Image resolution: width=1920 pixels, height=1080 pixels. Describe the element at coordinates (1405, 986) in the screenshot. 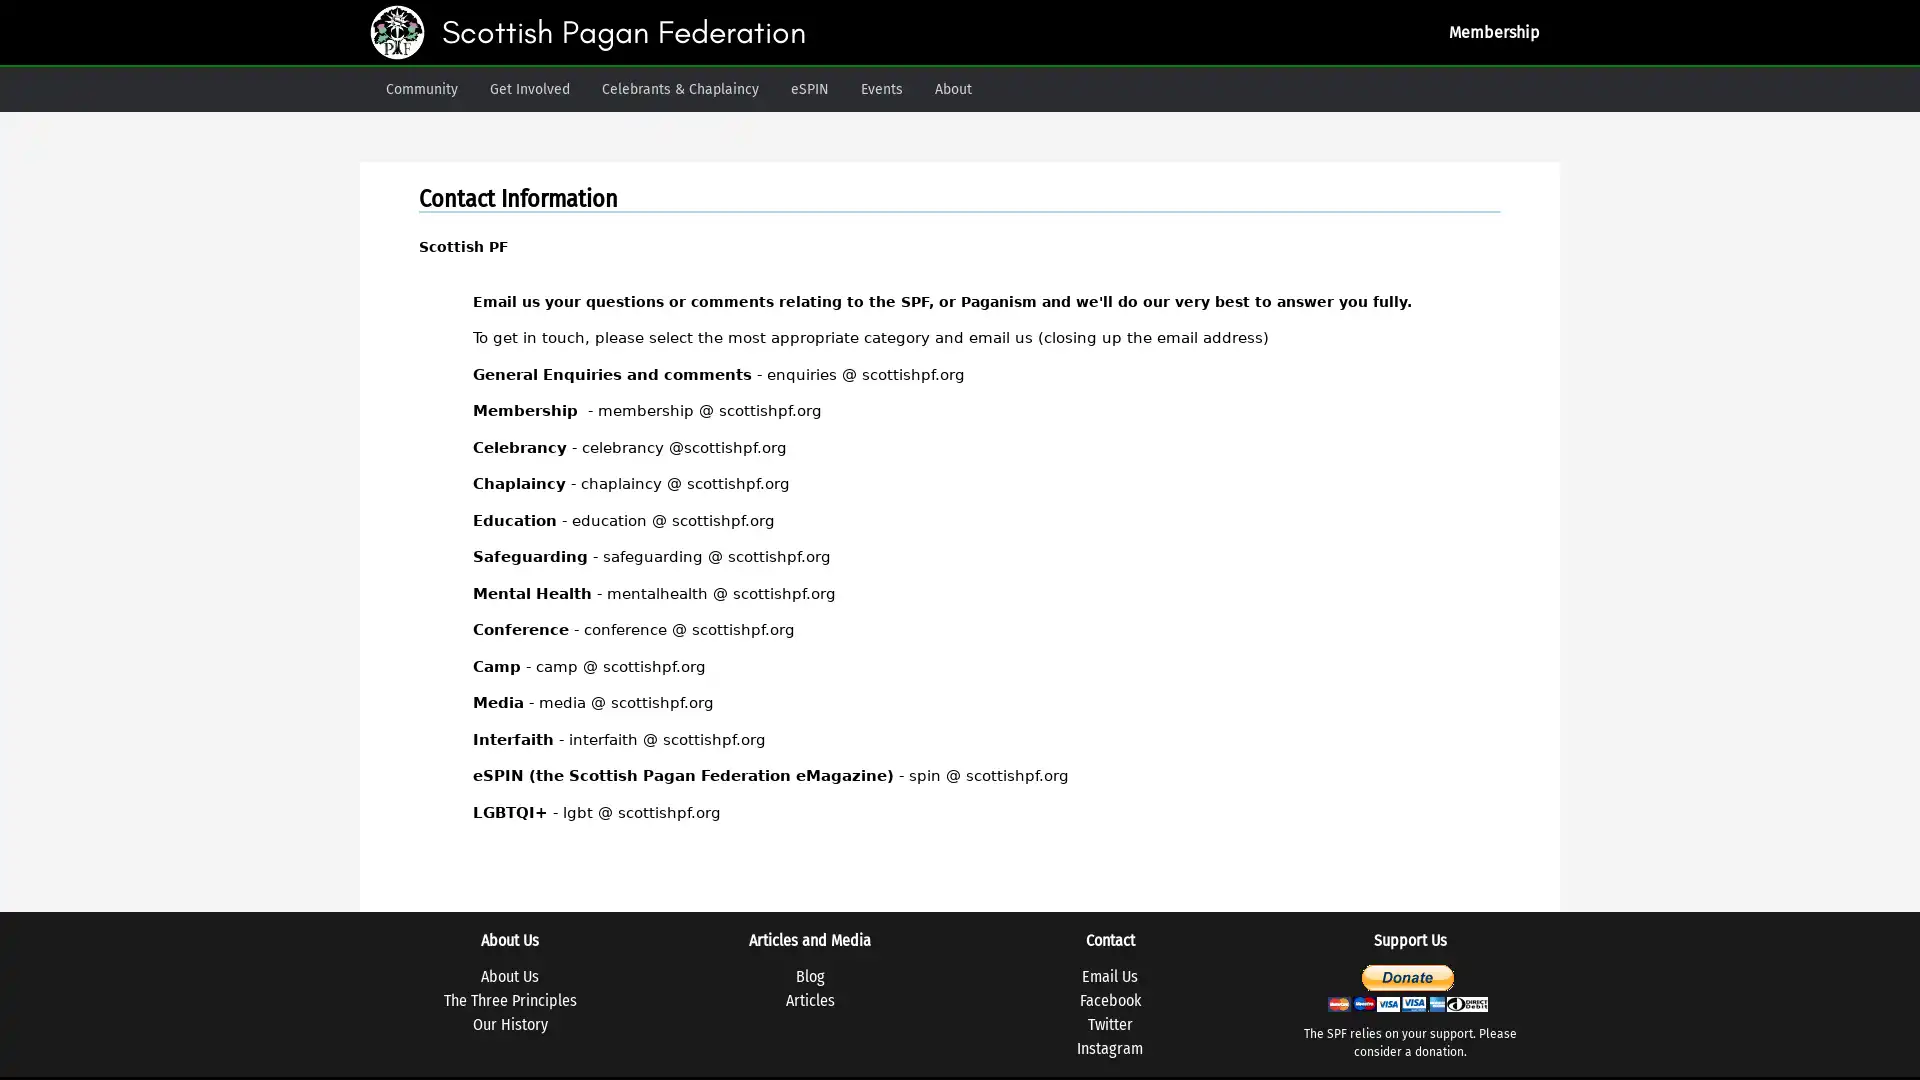

I see `Donate with PayPal button` at that location.